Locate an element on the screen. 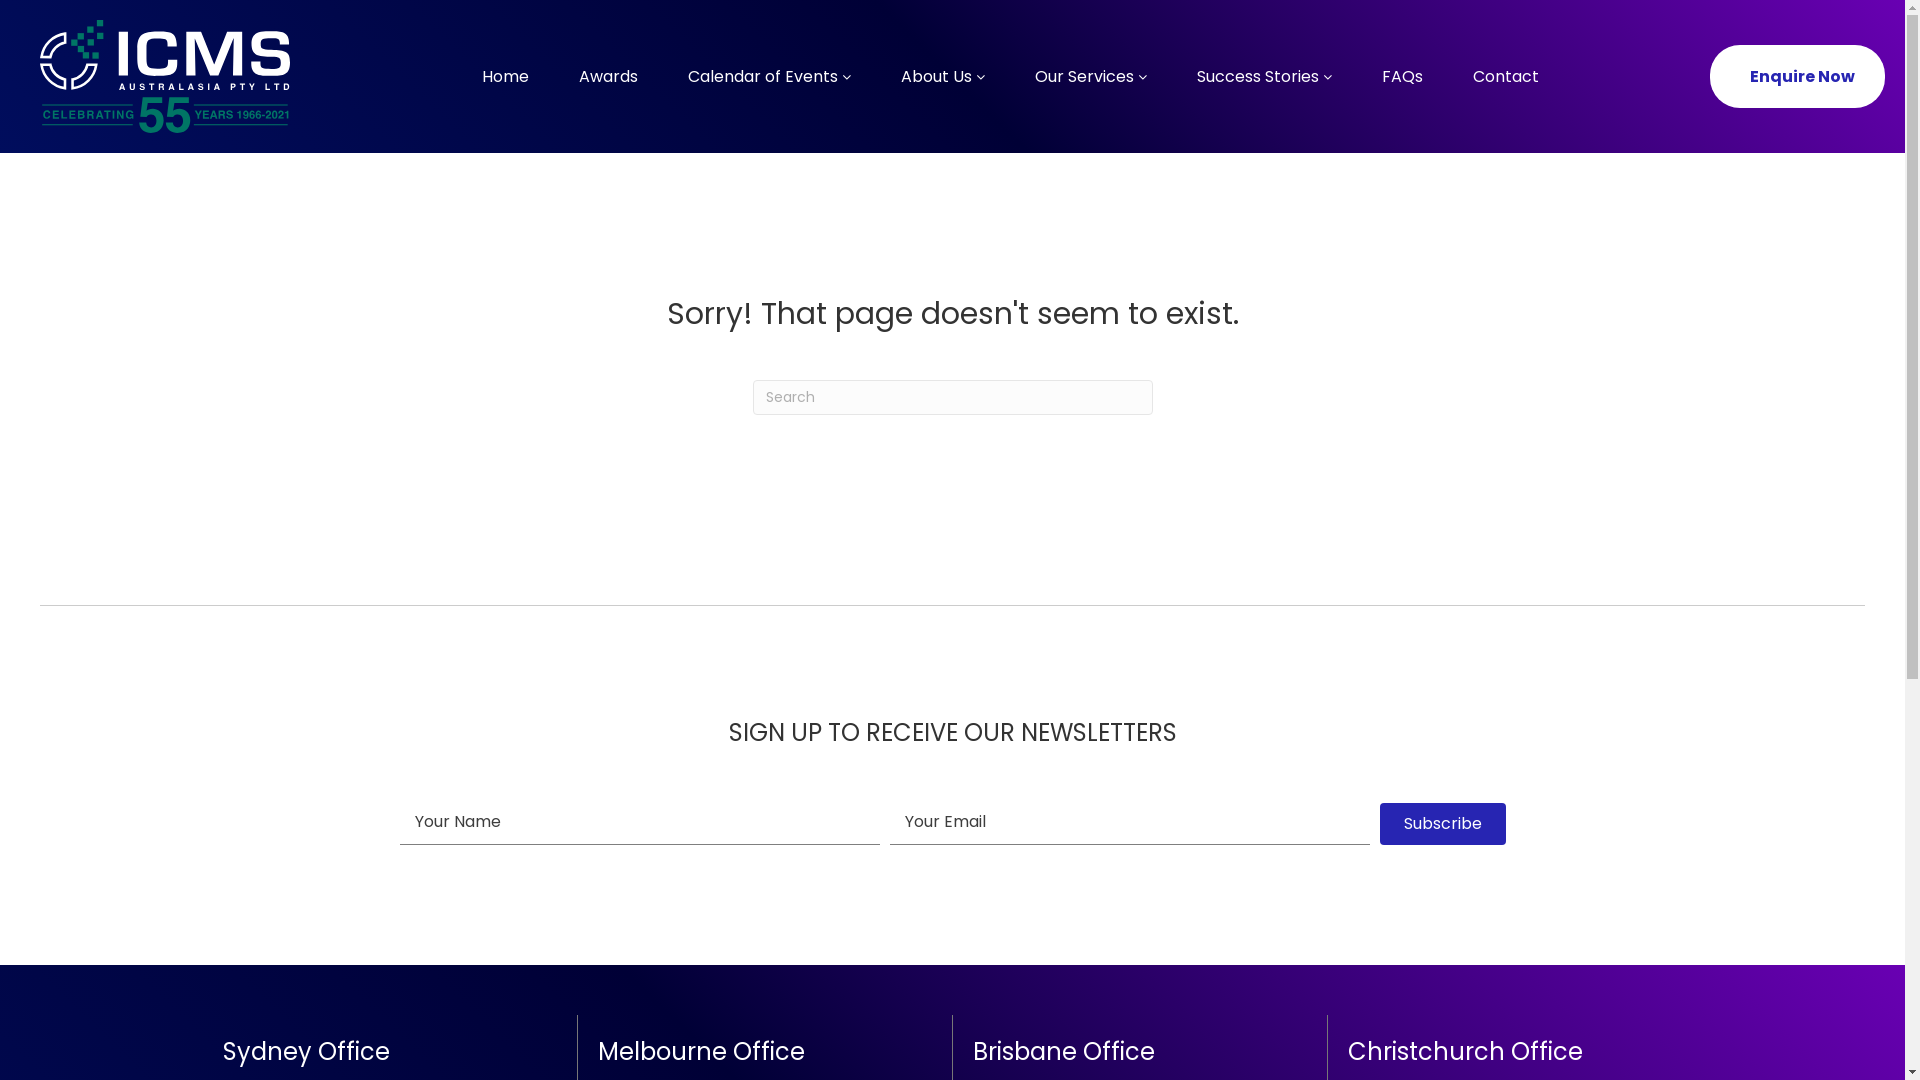 The height and width of the screenshot is (1080, 1920). 'FAQs' is located at coordinates (1400, 75).